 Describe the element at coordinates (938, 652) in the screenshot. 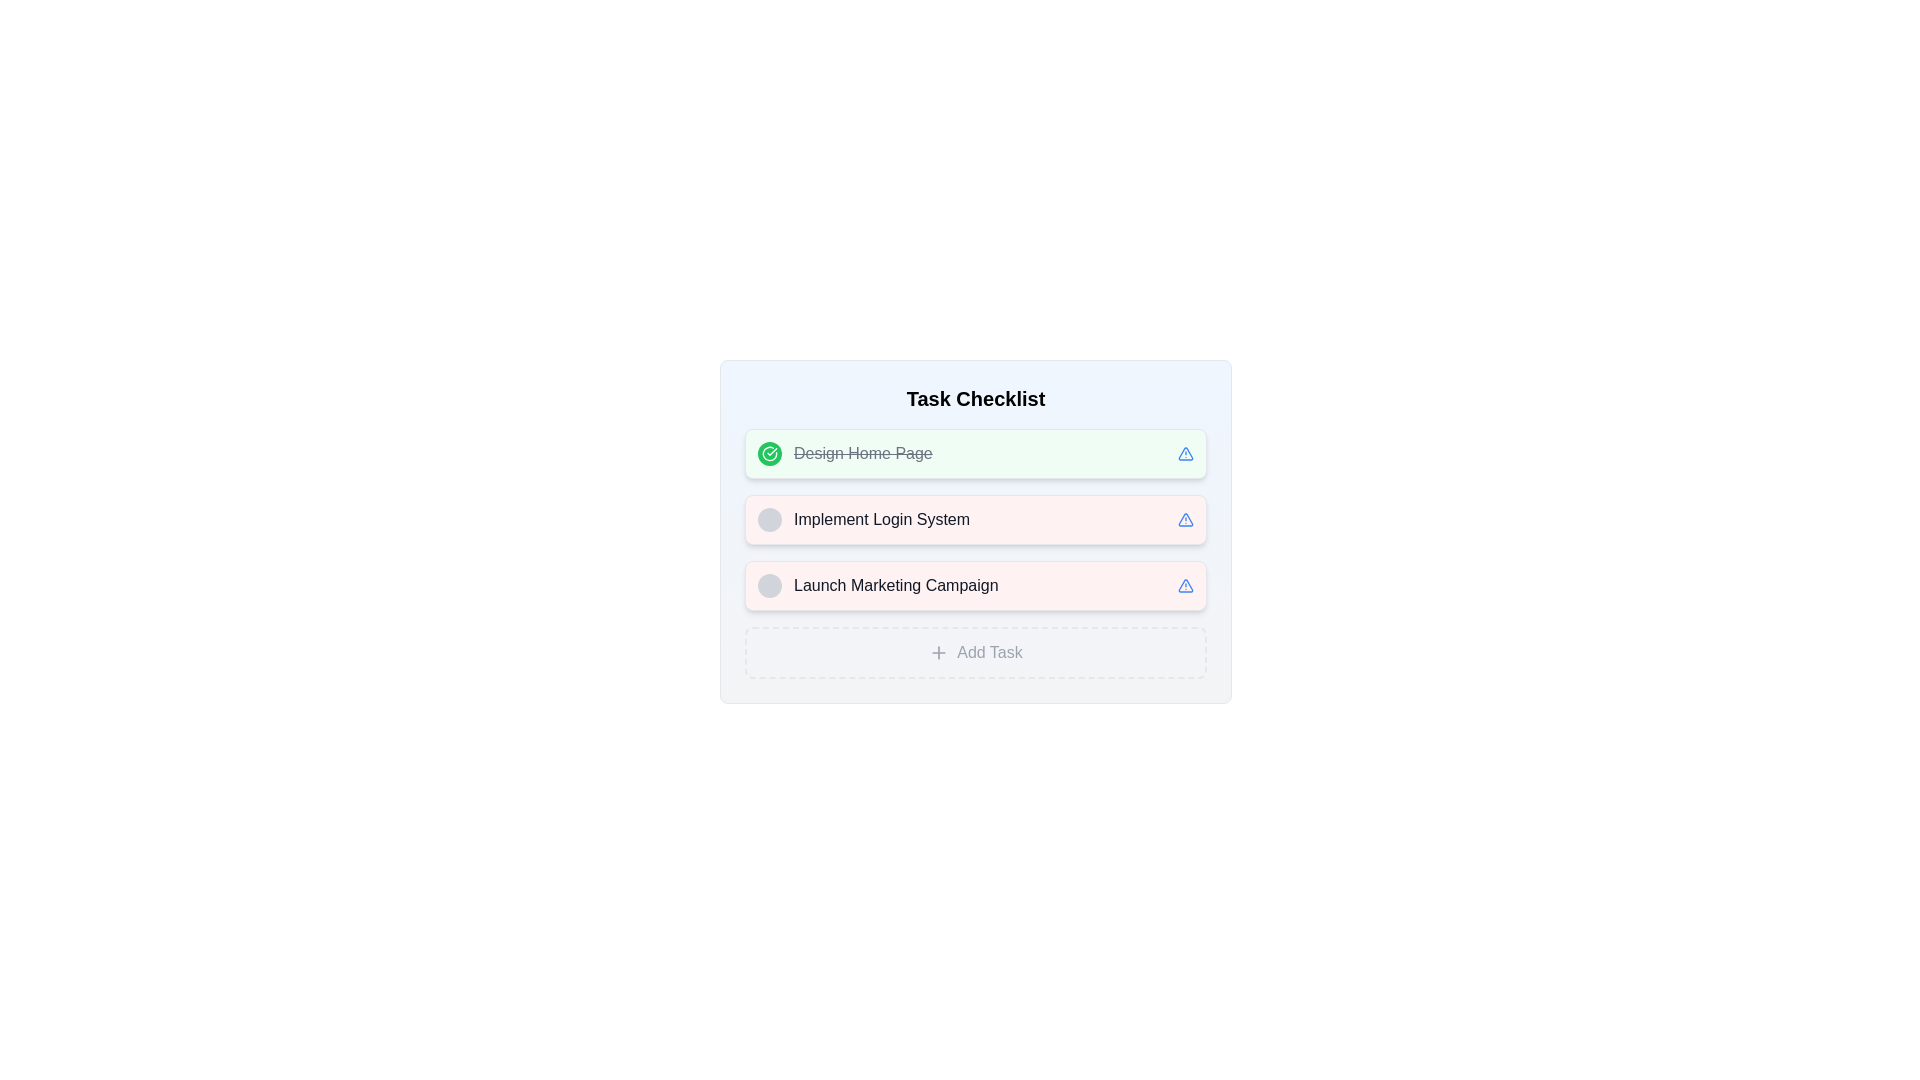

I see `the decorative icon that visually indicates the action of adding a new task, which is centered inside the 'Add Task' button located below the task list` at that location.